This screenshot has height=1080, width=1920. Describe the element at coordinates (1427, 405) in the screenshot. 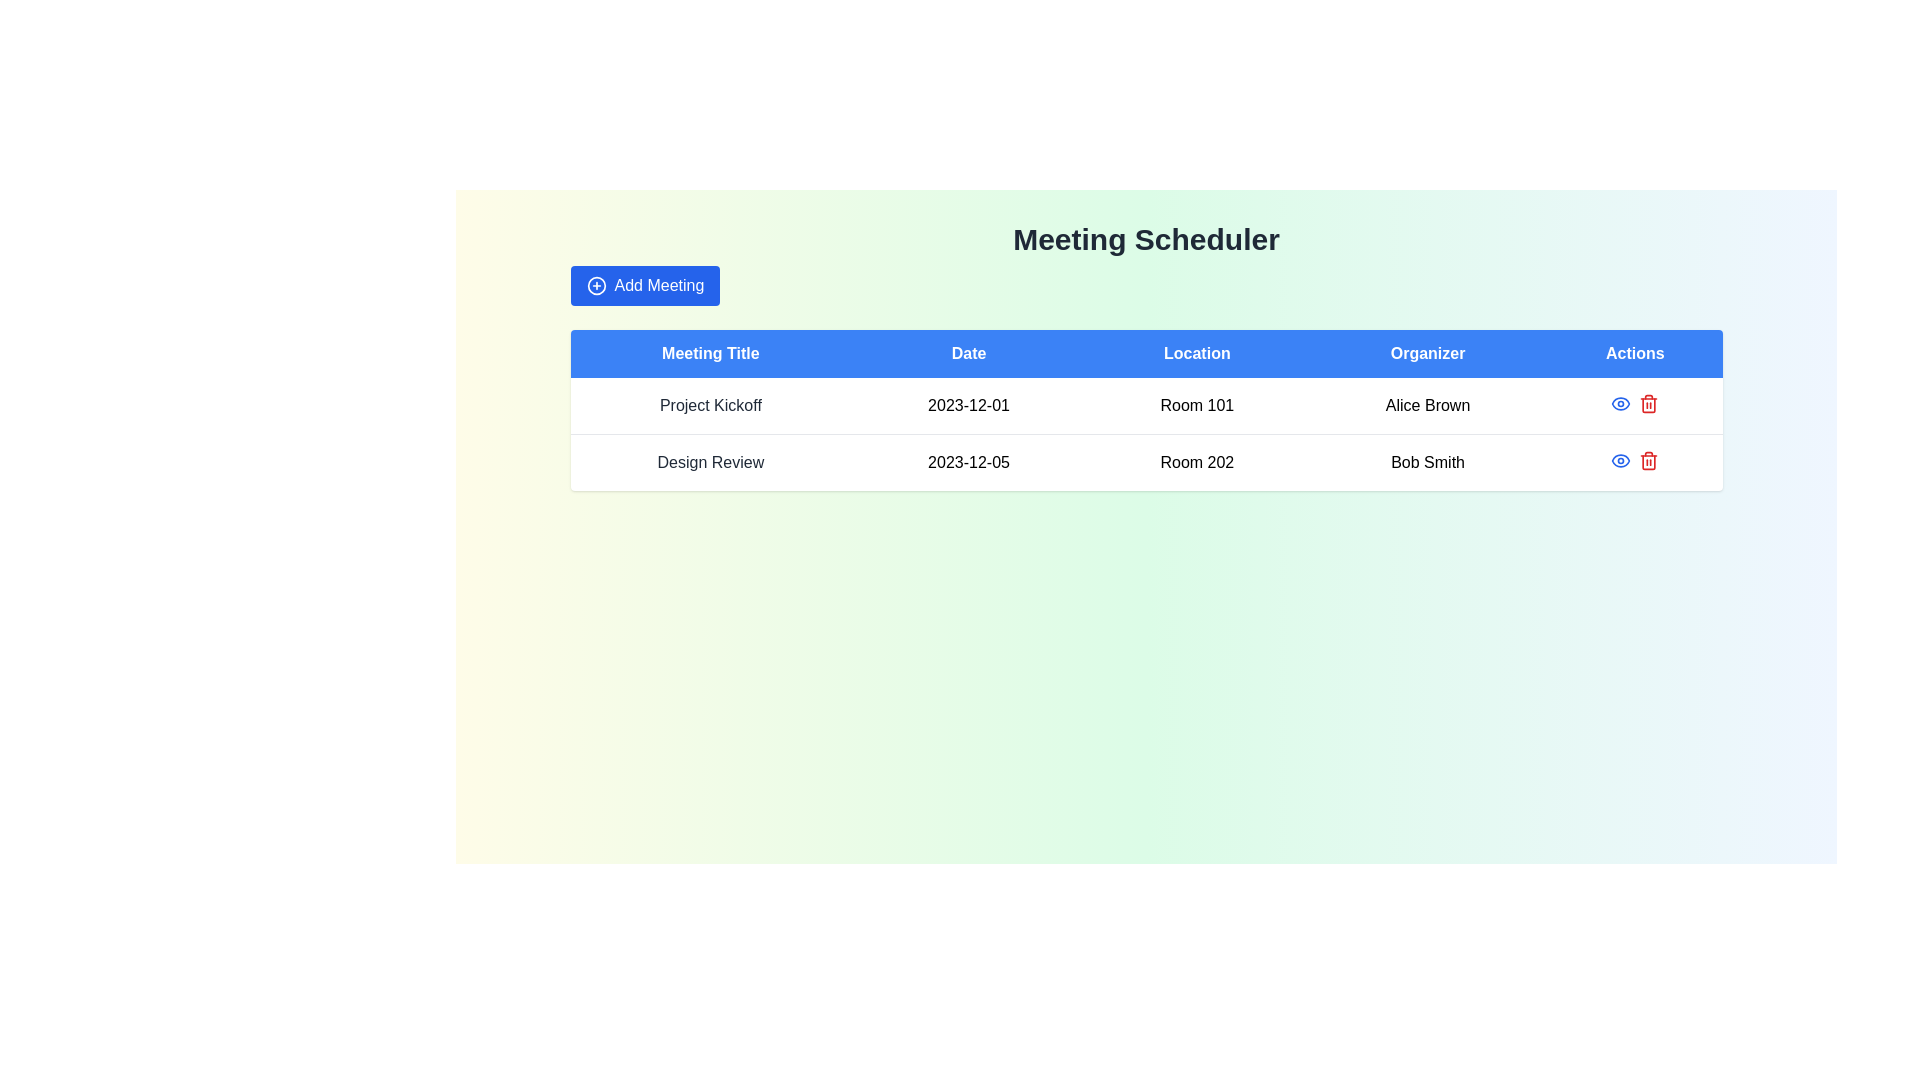

I see `the text label displaying 'Alice Brown', the organizer of the event, located in the 'Organizer' column of the first data row in the table` at that location.